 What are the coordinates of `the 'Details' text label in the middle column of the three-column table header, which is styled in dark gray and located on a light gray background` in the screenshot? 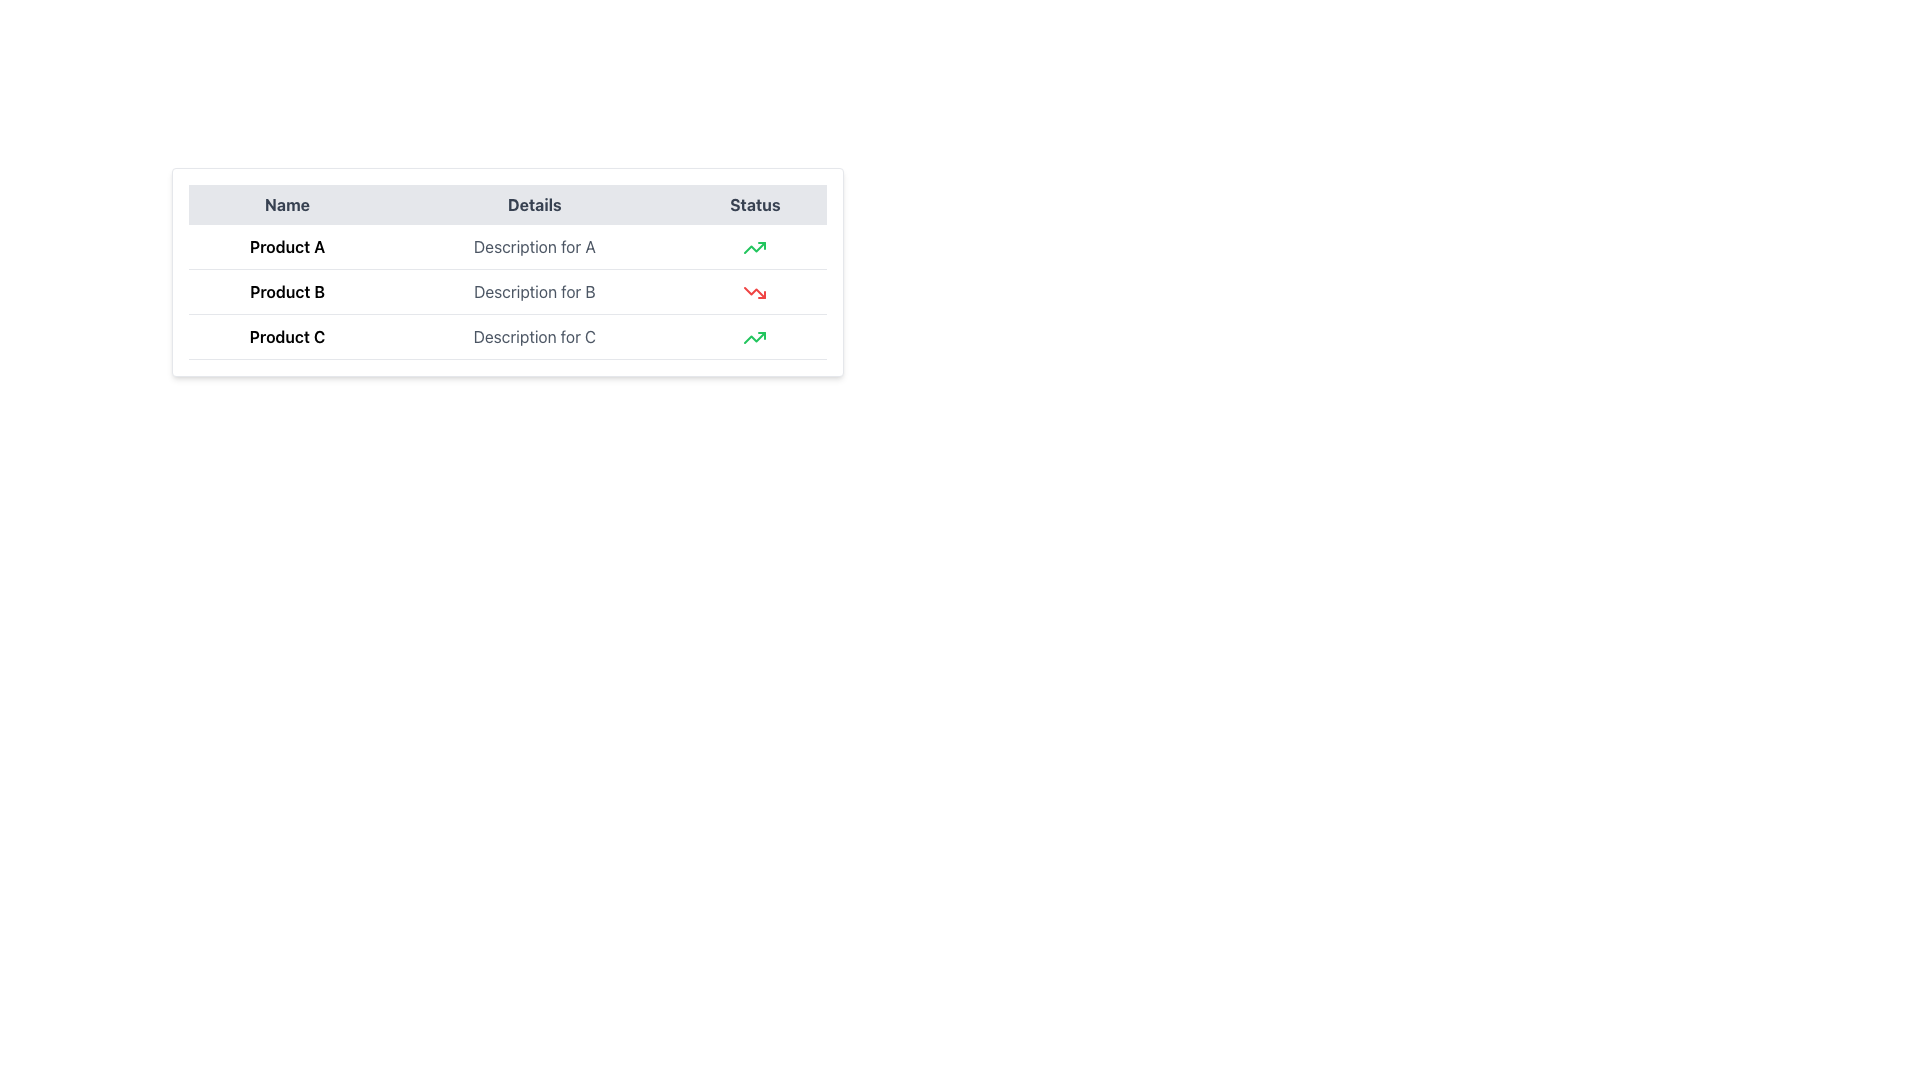 It's located at (534, 204).